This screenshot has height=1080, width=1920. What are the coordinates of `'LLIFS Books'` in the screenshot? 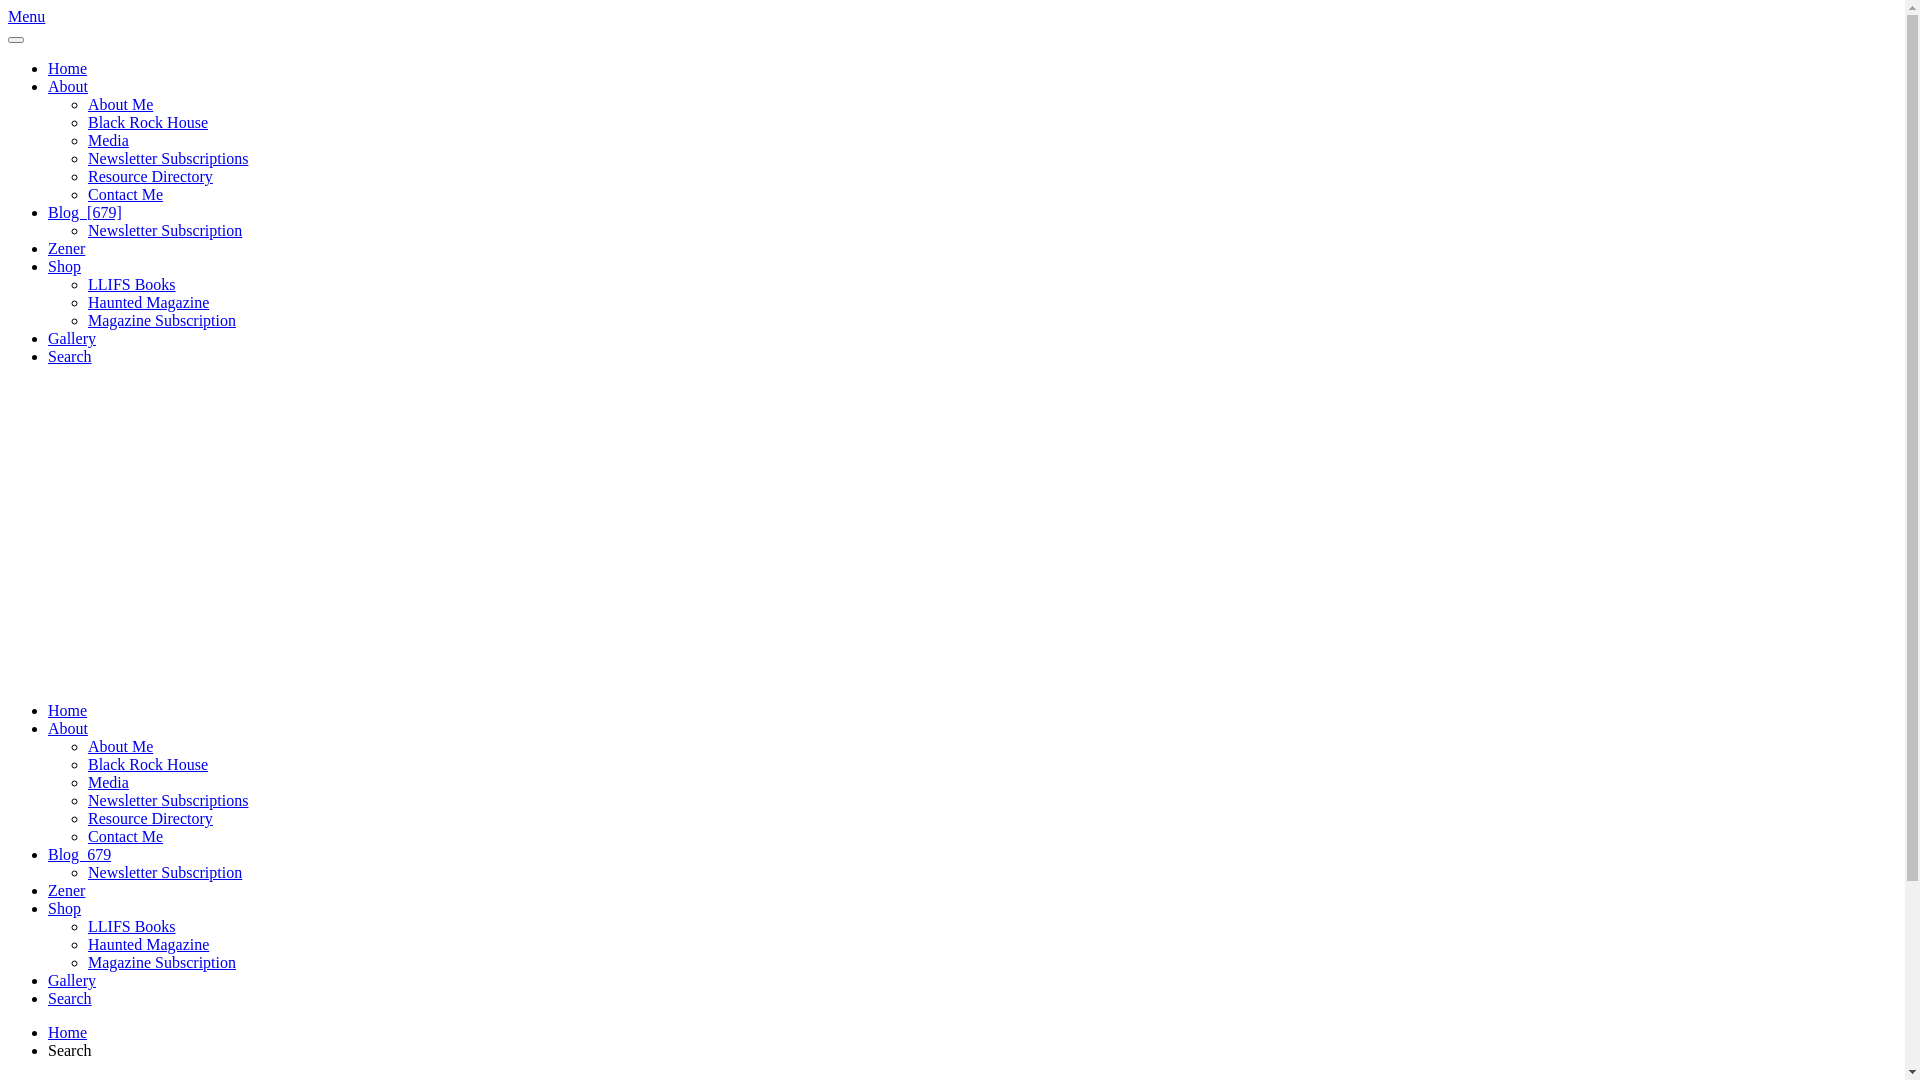 It's located at (130, 926).